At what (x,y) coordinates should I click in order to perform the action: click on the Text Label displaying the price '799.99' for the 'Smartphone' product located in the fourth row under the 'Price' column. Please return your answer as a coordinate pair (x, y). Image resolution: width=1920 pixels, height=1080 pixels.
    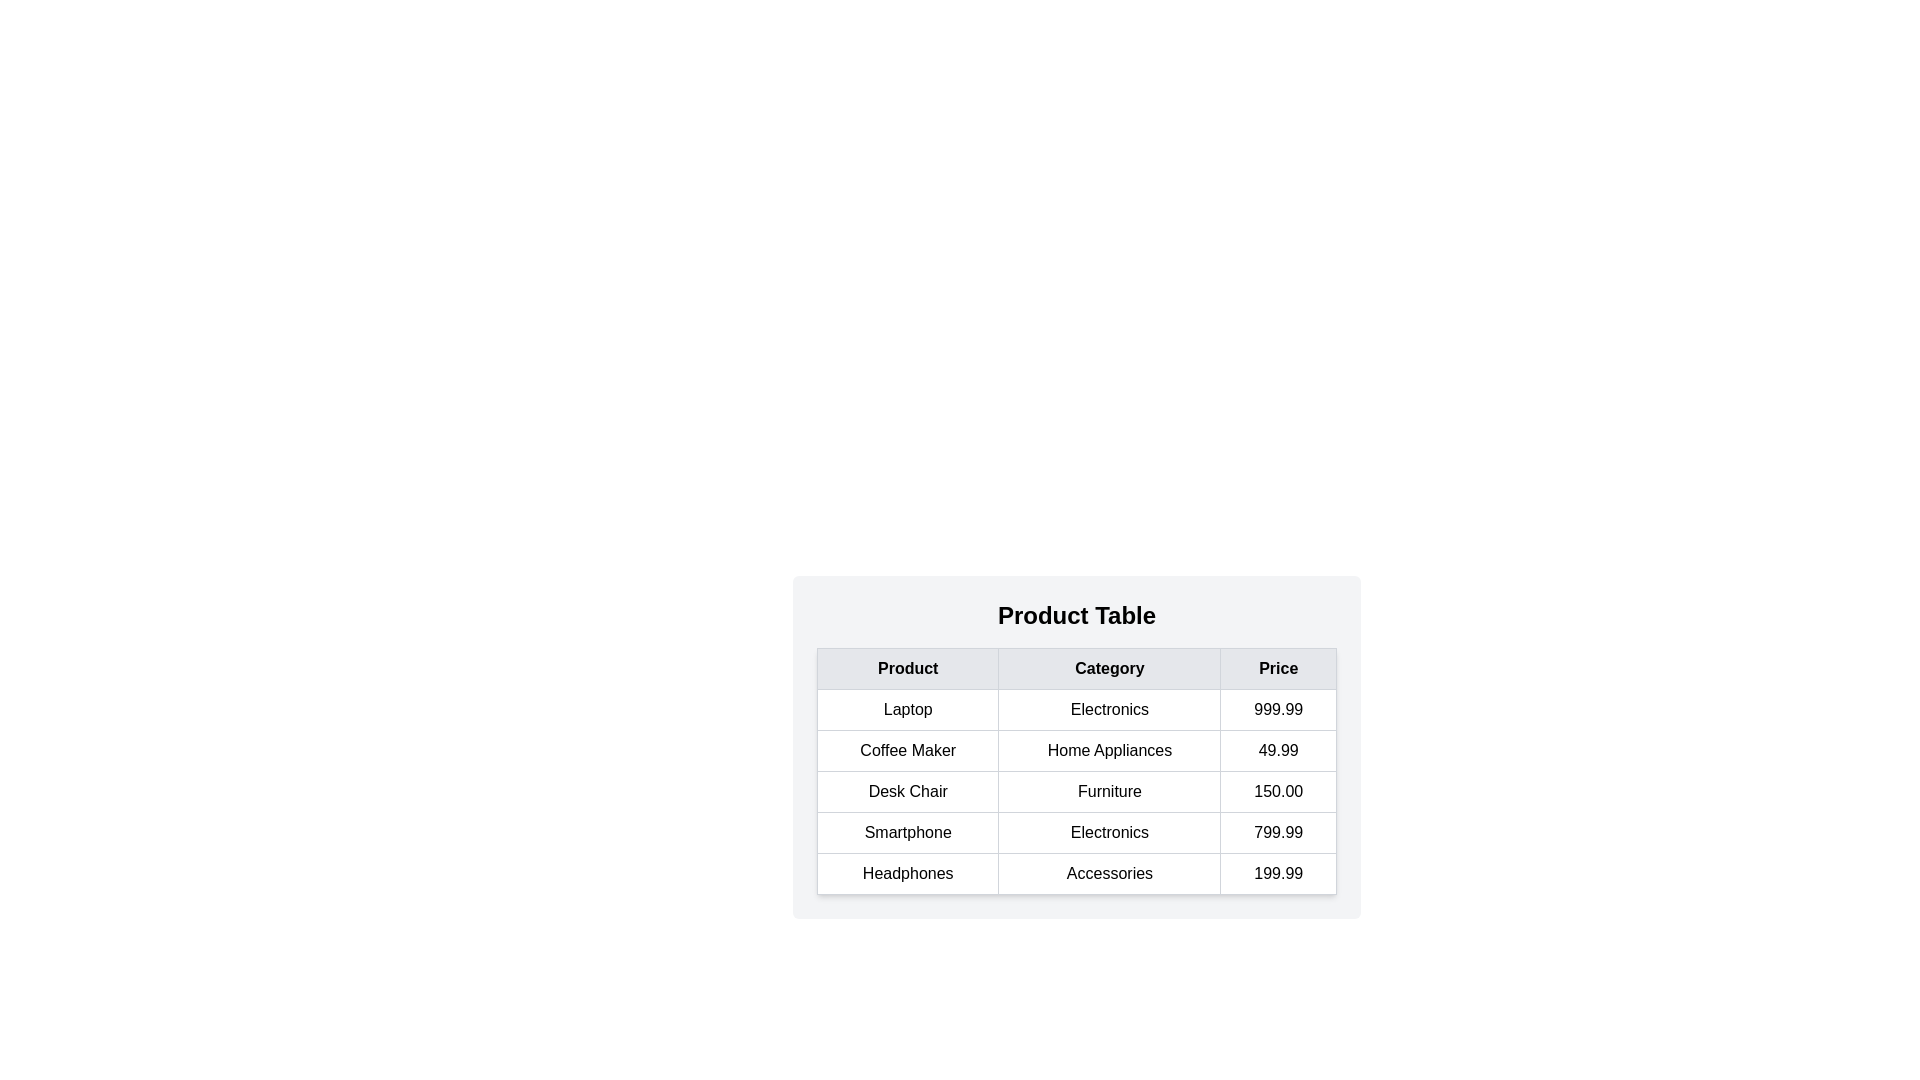
    Looking at the image, I should click on (1277, 833).